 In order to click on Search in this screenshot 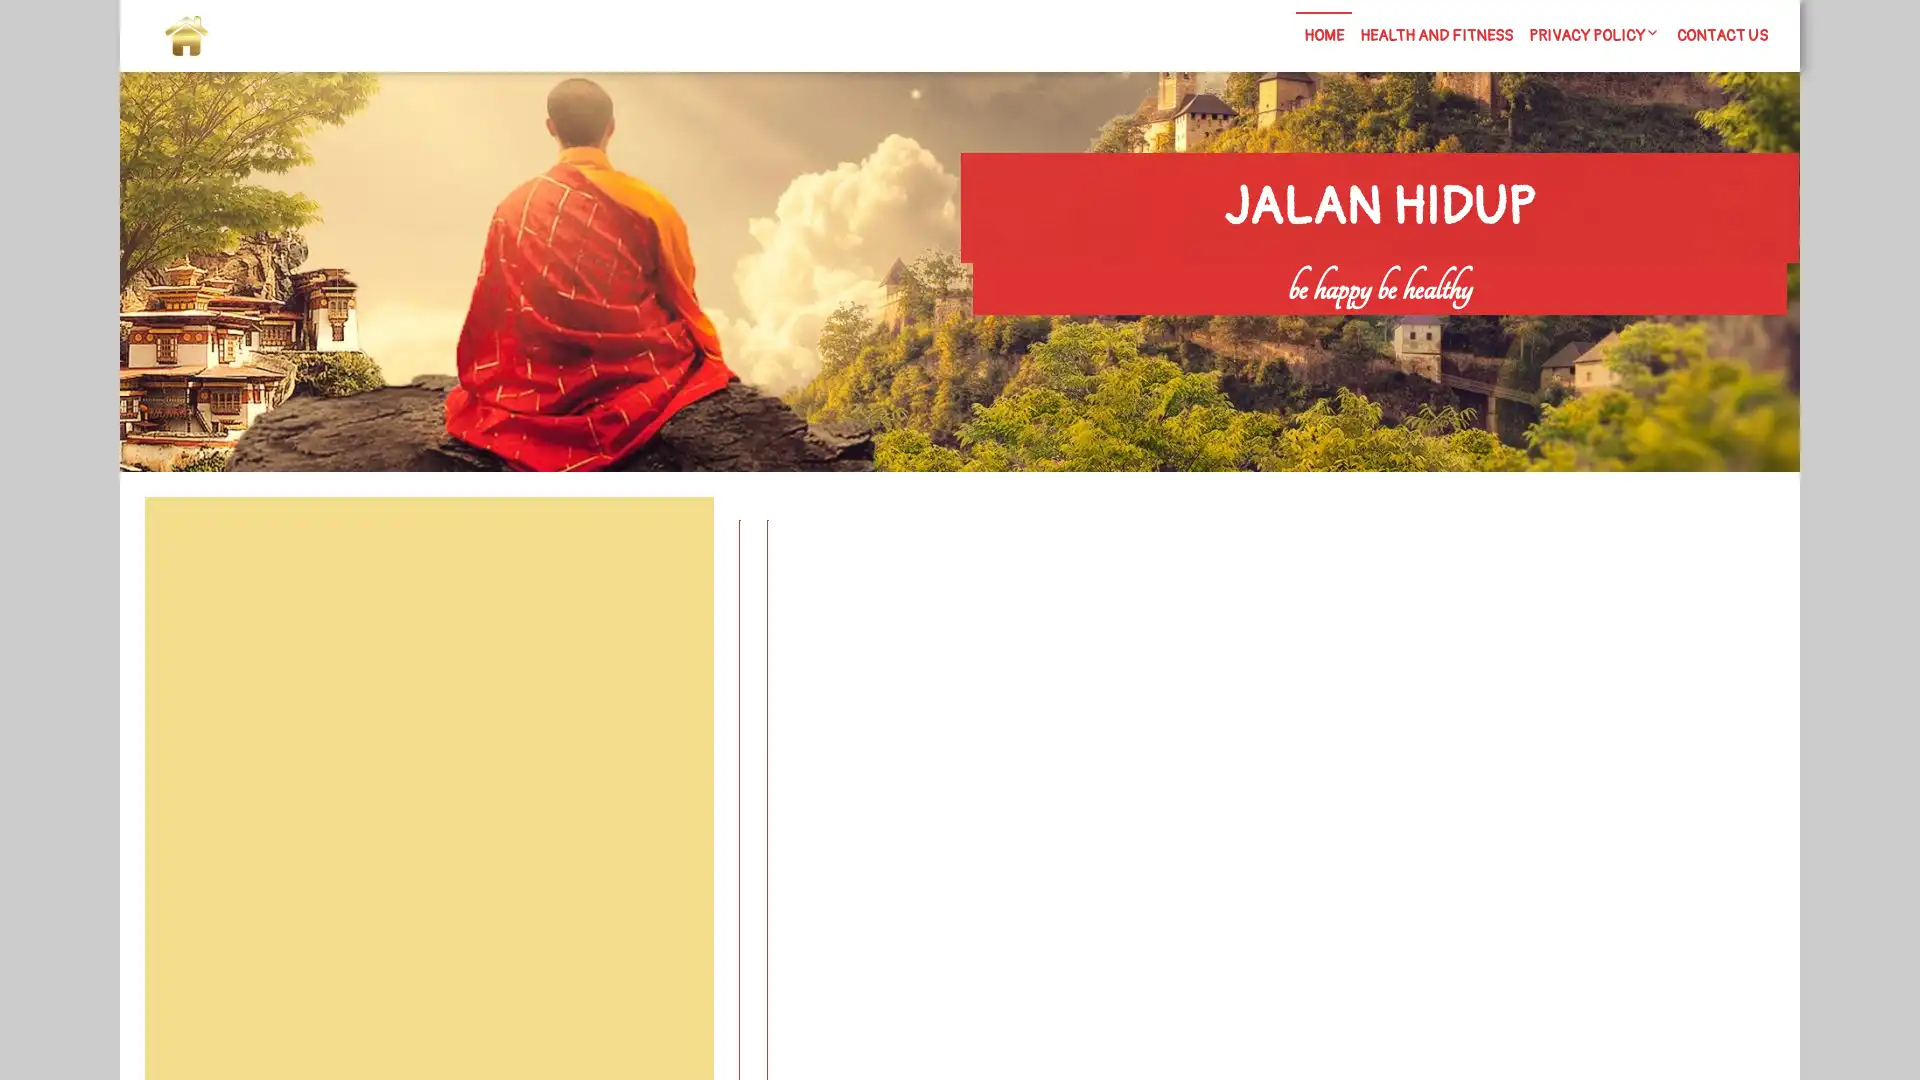, I will do `click(667, 545)`.